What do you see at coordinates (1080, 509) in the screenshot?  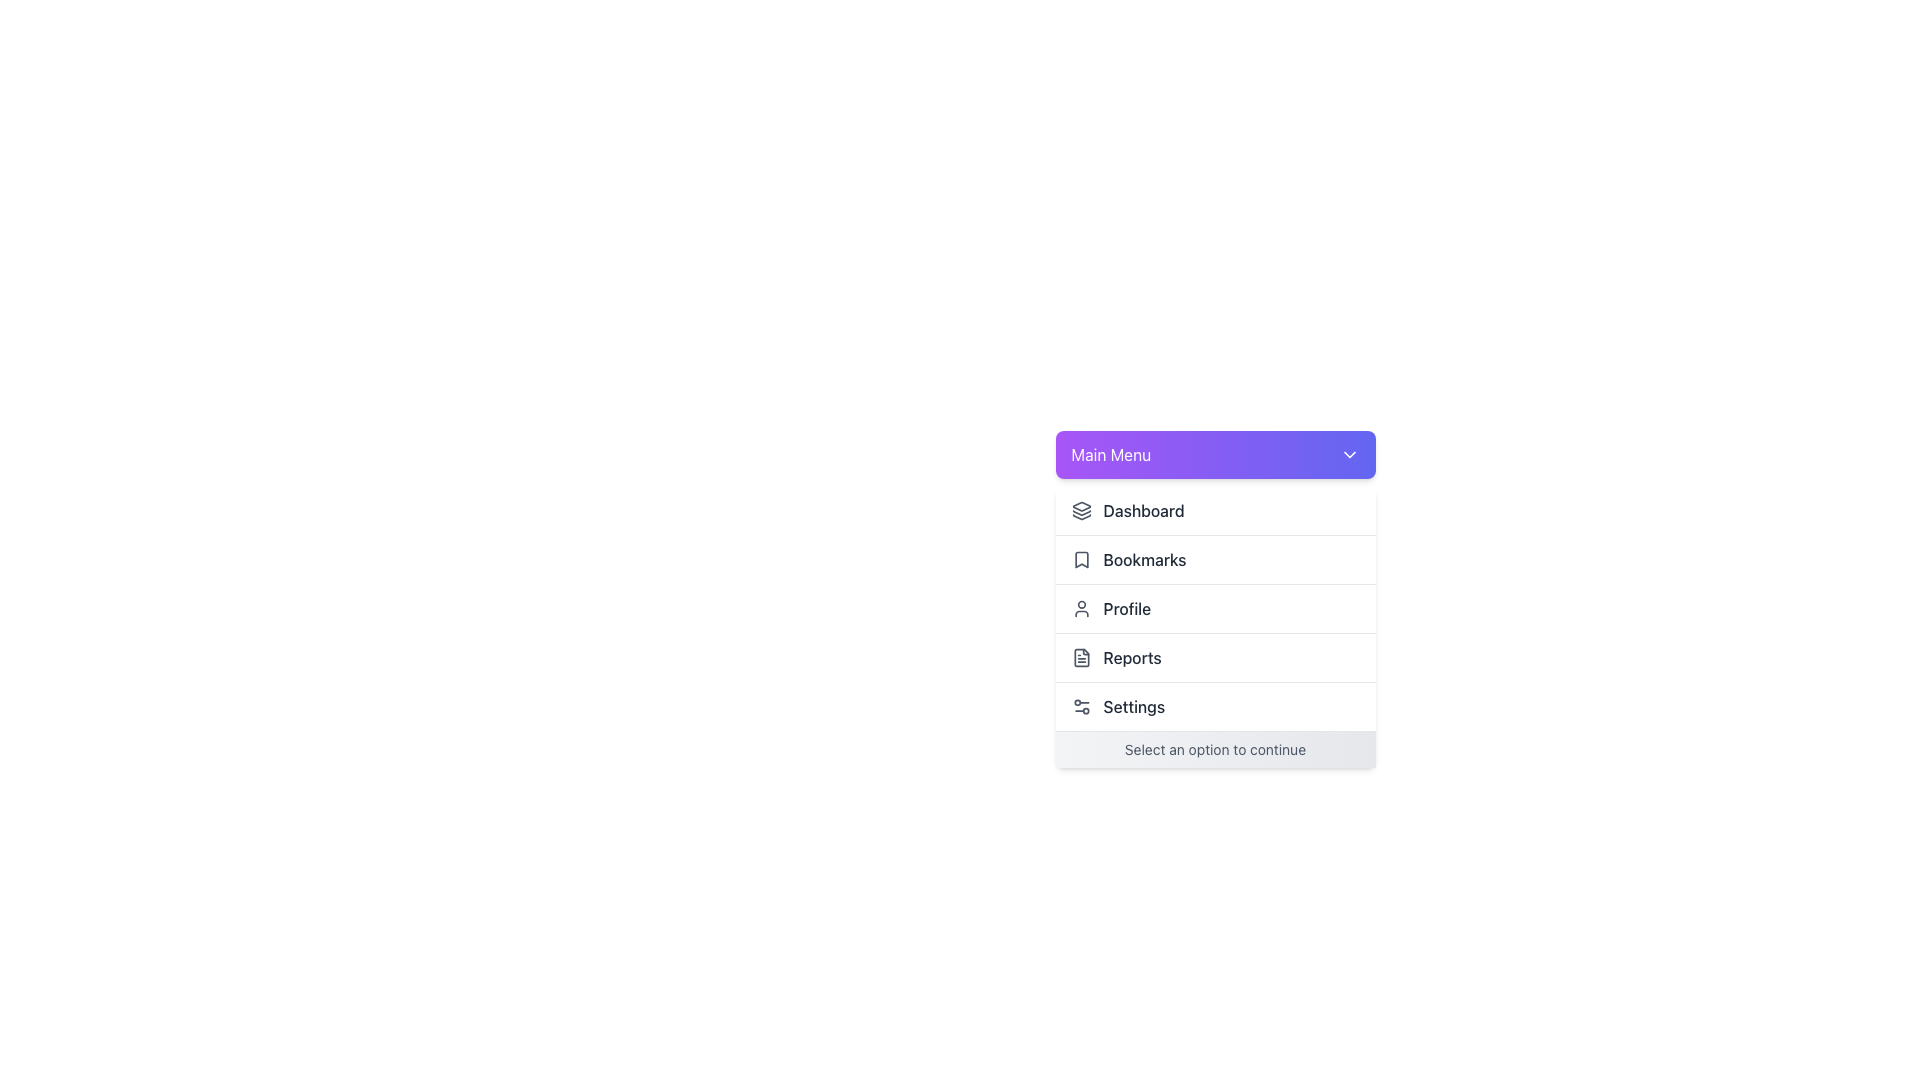 I see `the icon located to the left of the text 'Dashboard' in the 'Main Menu' vertical menu interface, which consists of three stacked gray shapes` at bounding box center [1080, 509].